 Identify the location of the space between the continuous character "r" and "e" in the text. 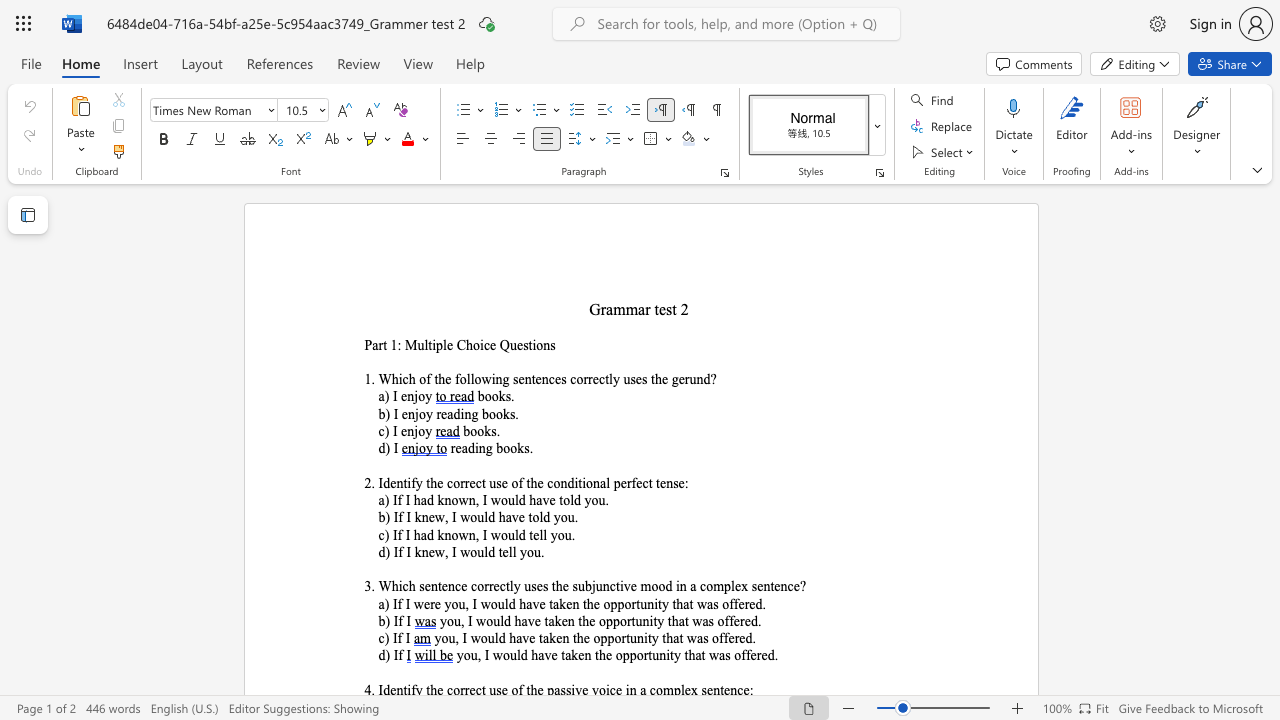
(738, 638).